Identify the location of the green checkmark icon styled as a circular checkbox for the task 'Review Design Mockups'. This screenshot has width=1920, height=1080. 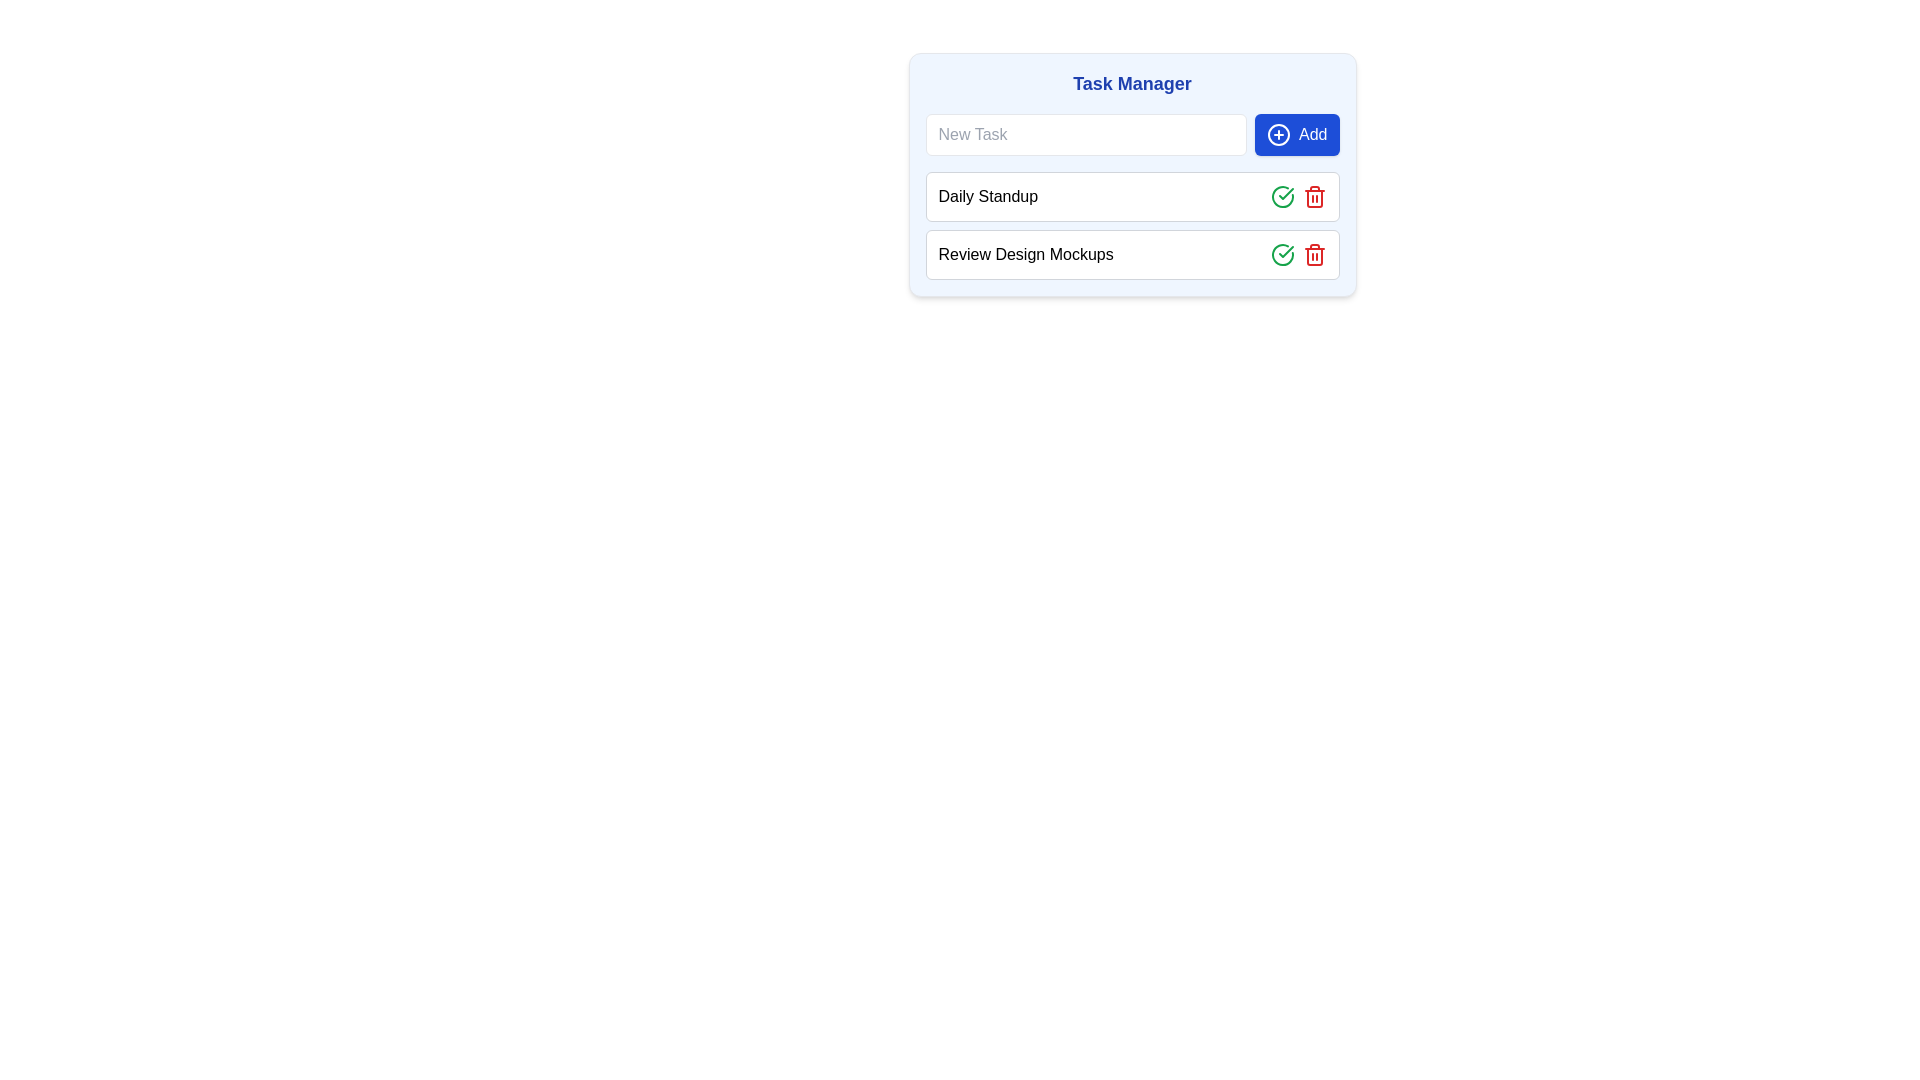
(1286, 193).